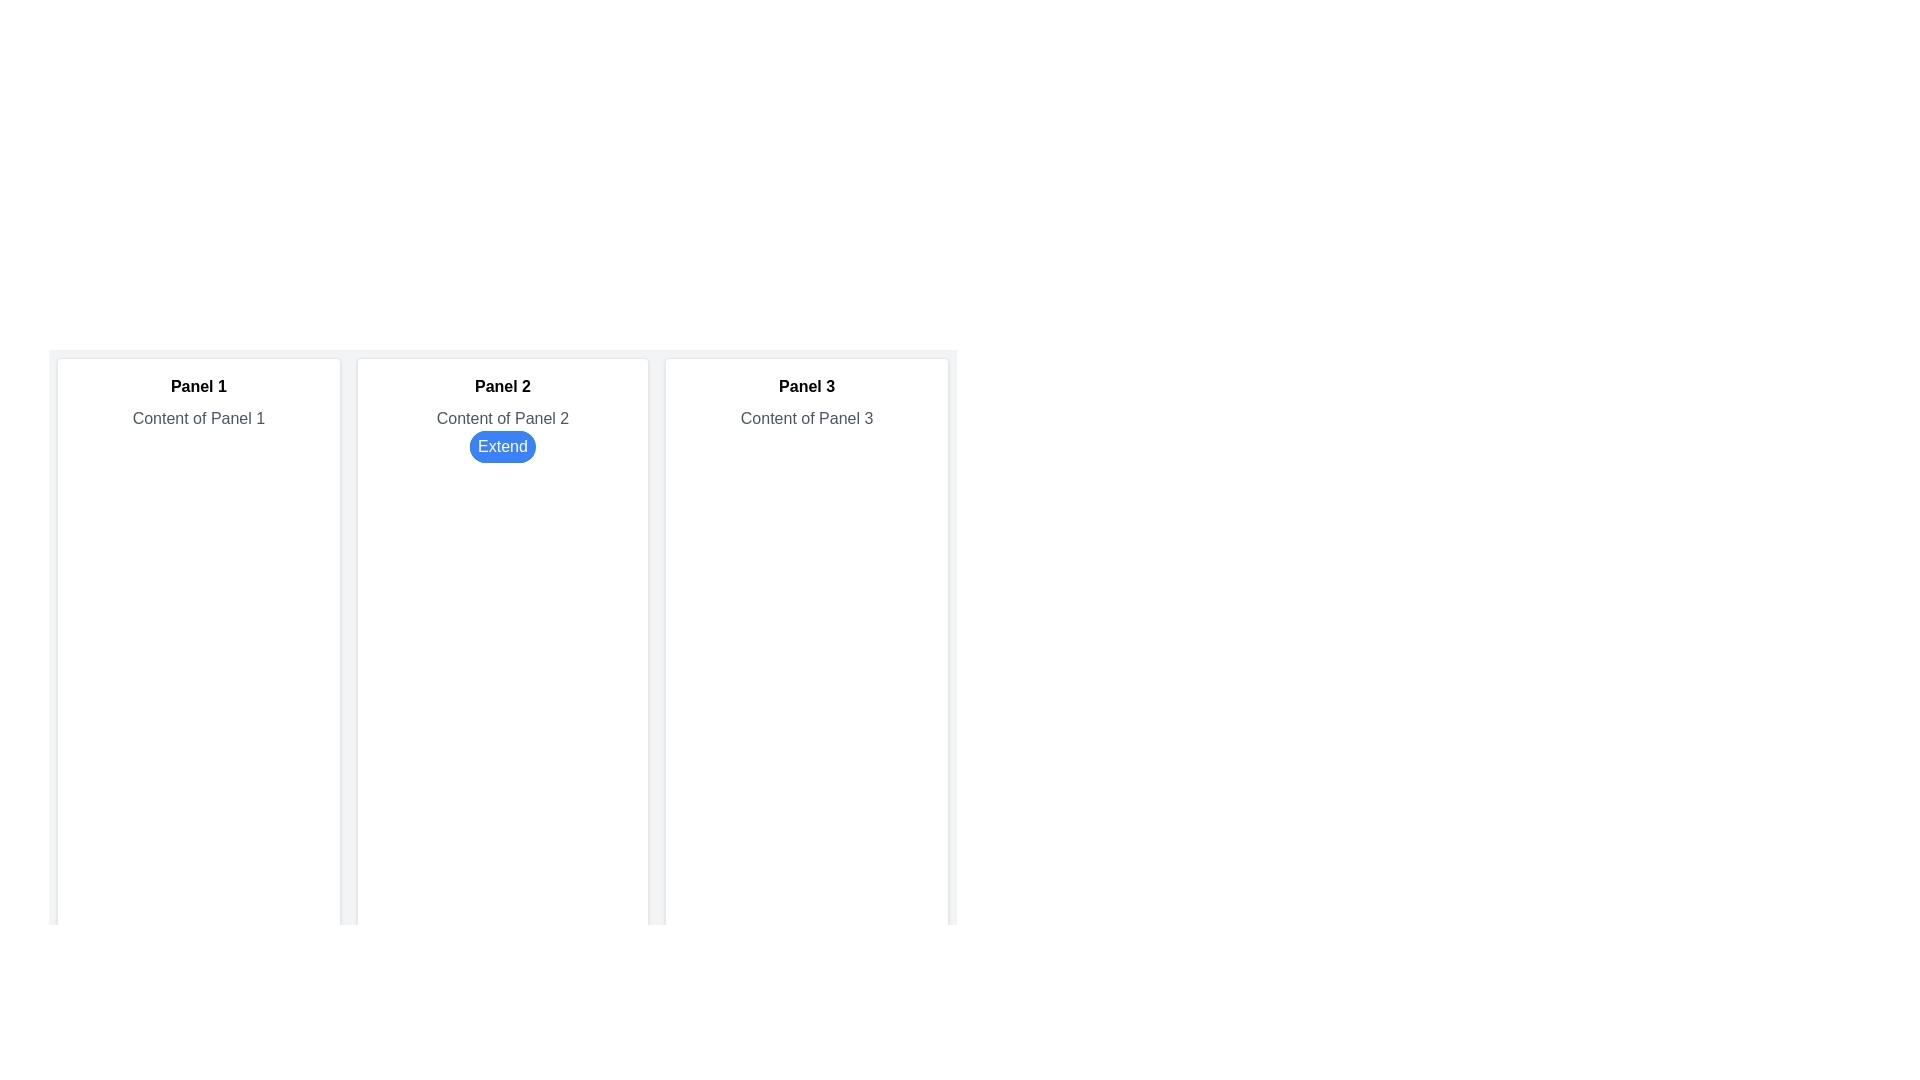  What do you see at coordinates (503, 446) in the screenshot?
I see `the button located centrally within the second column labeled 'Panel 2'` at bounding box center [503, 446].